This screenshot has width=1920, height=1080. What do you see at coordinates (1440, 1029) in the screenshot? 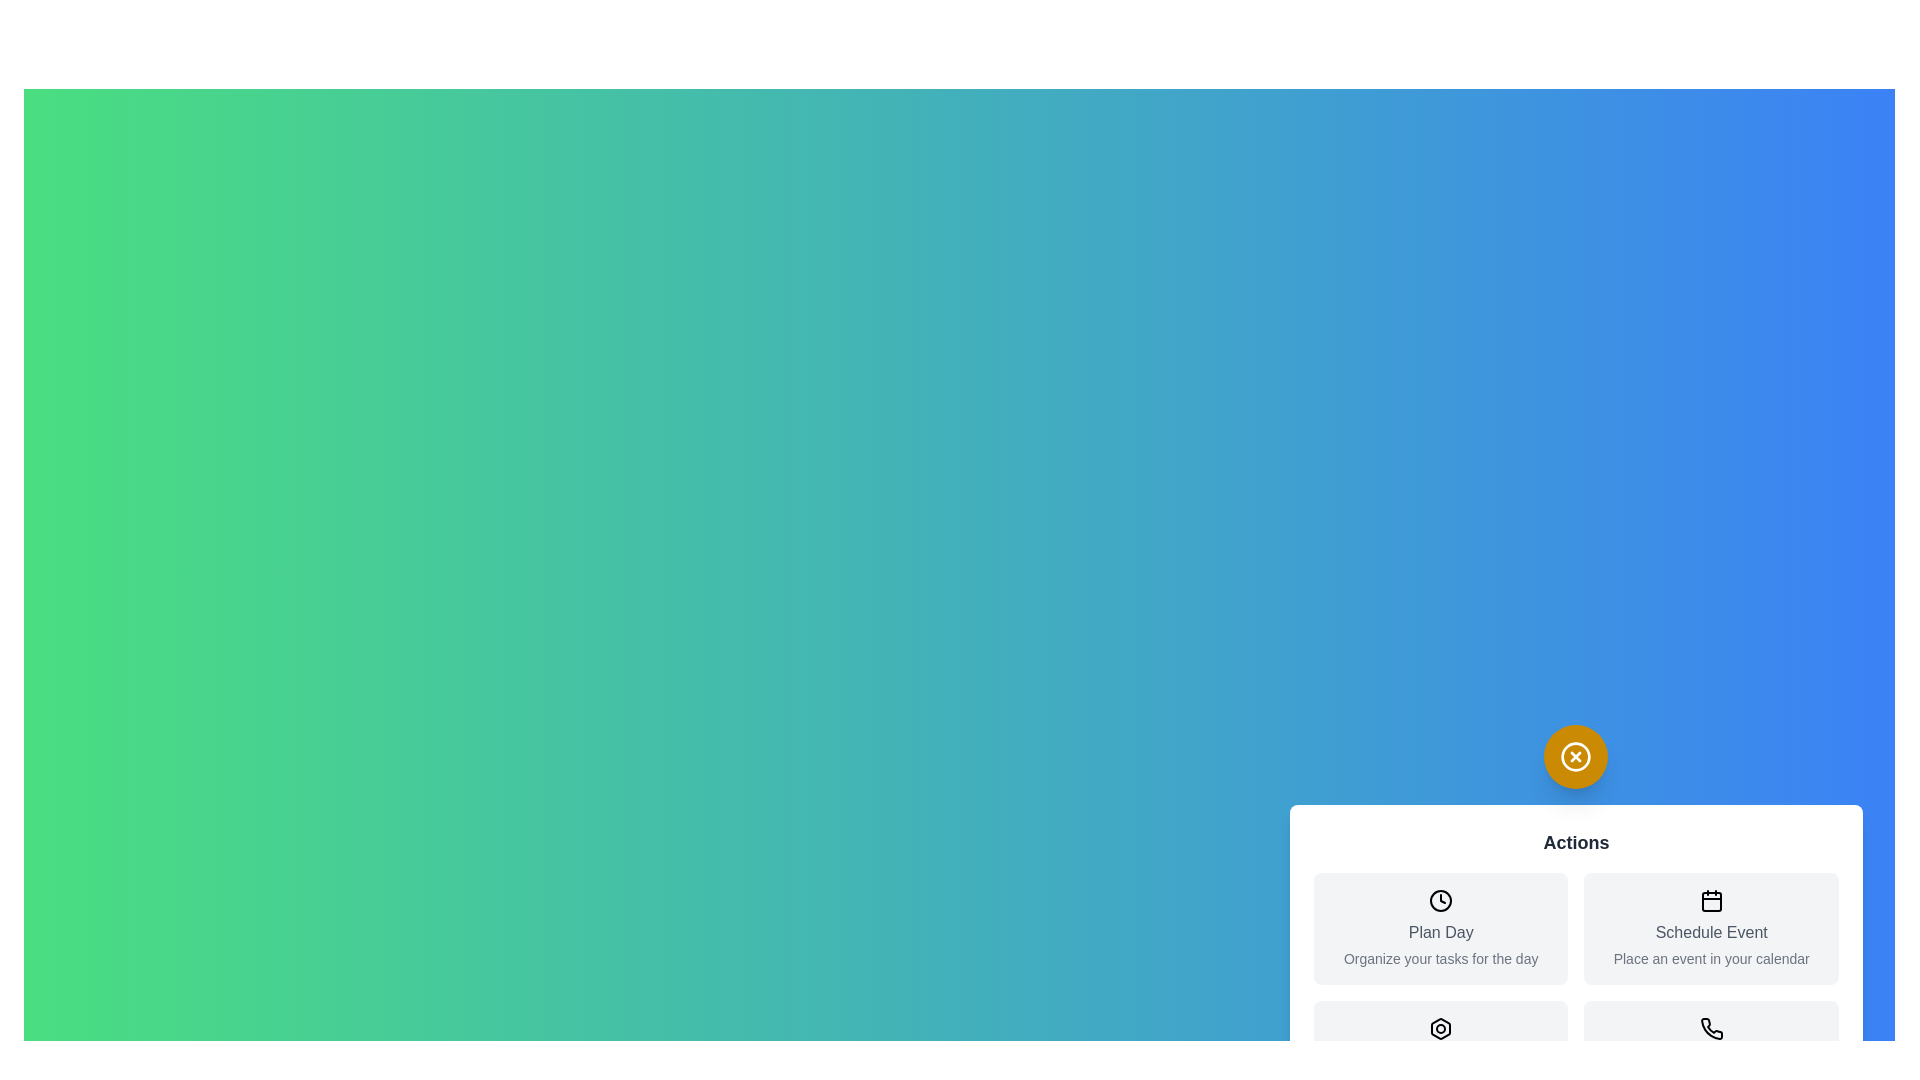
I see `the icon corresponding to Quick Access` at bounding box center [1440, 1029].